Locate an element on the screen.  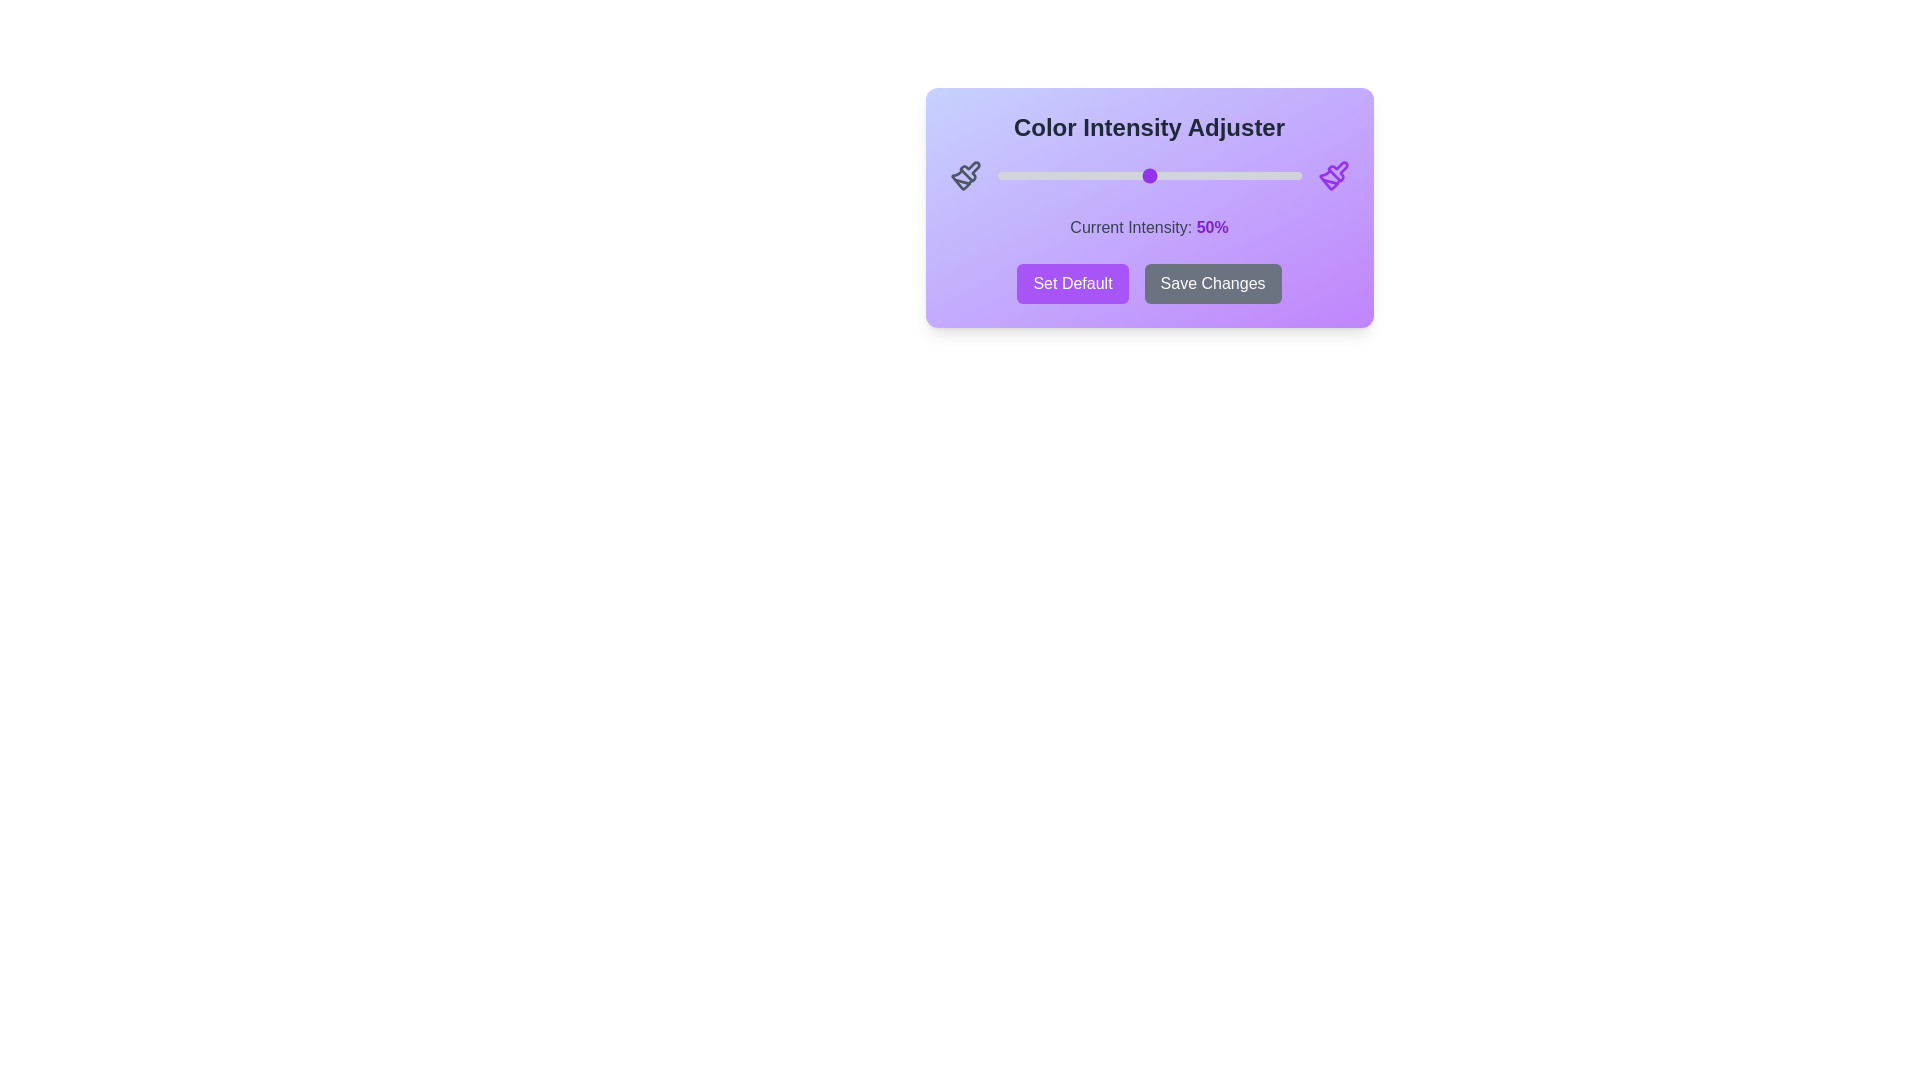
the 'Set Default' button to reset the intensity is located at coordinates (1072, 284).